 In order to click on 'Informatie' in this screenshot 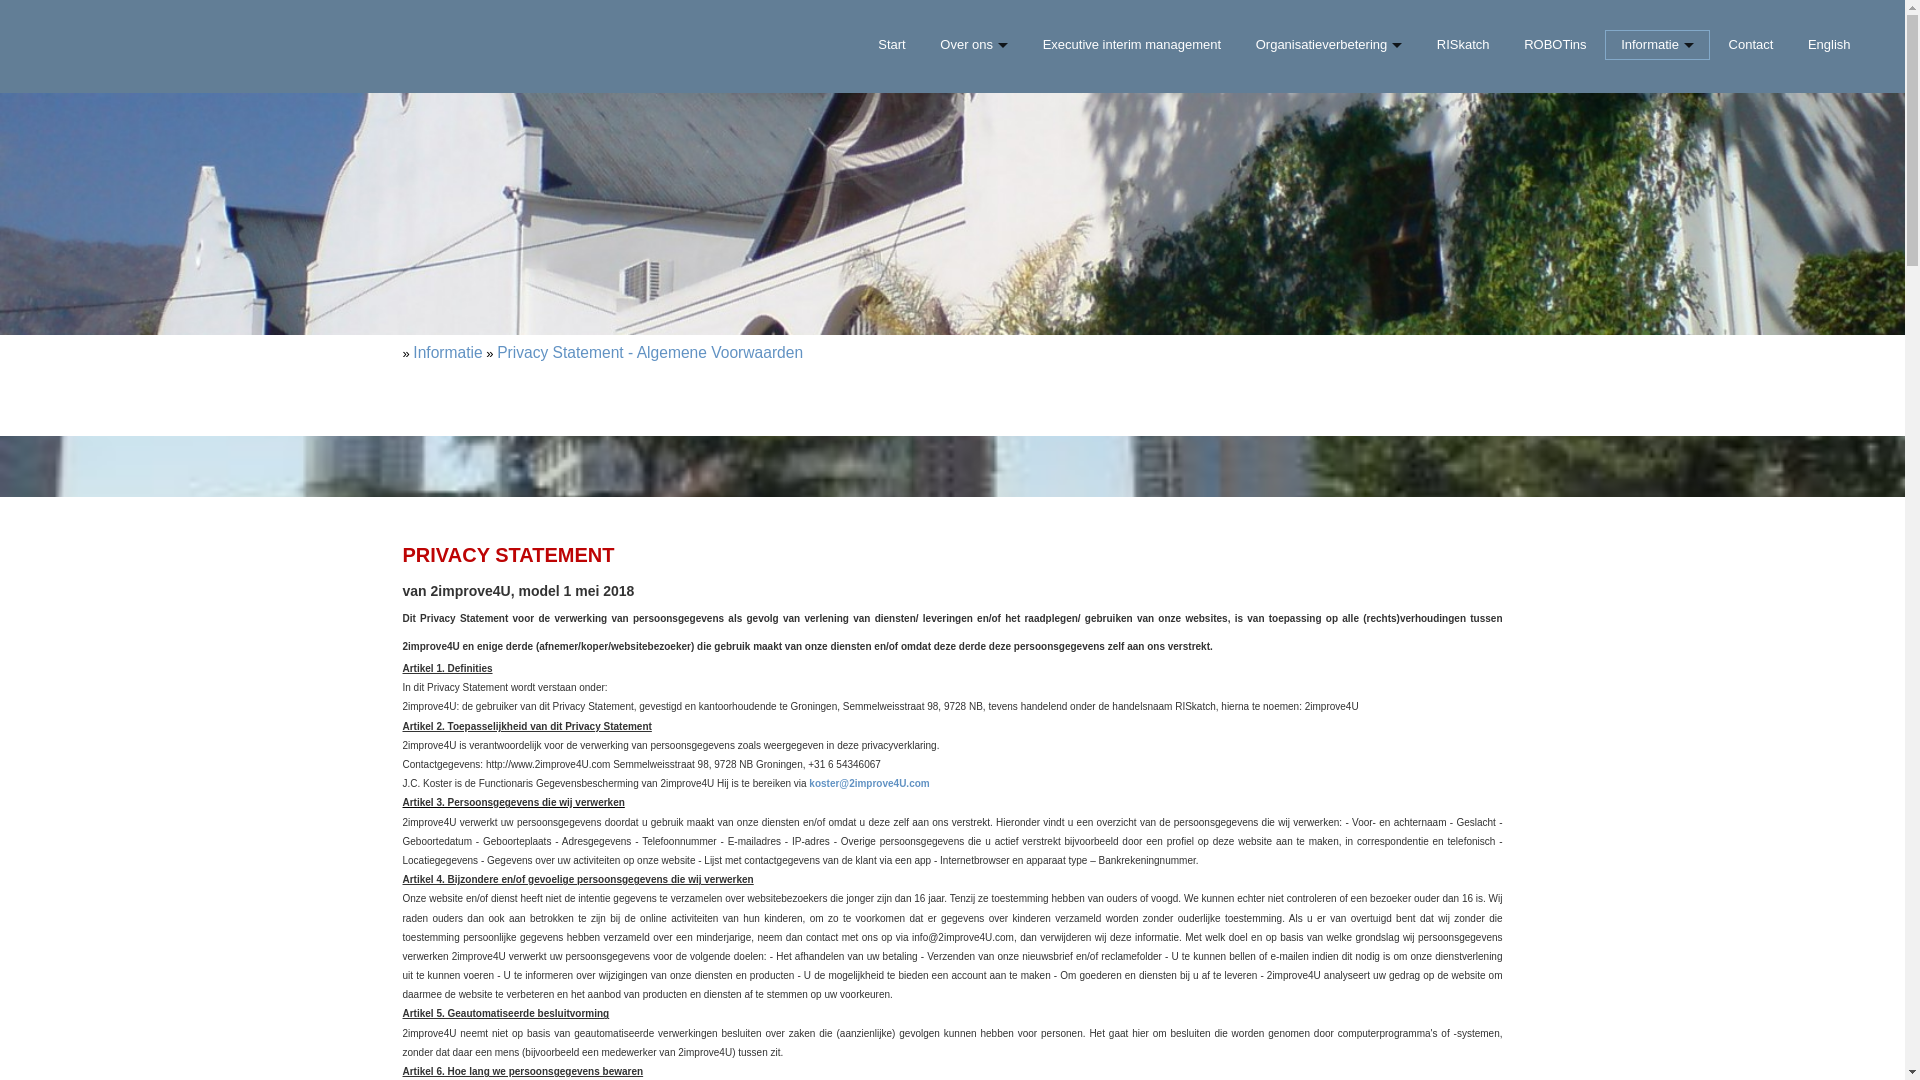, I will do `click(1657, 45)`.